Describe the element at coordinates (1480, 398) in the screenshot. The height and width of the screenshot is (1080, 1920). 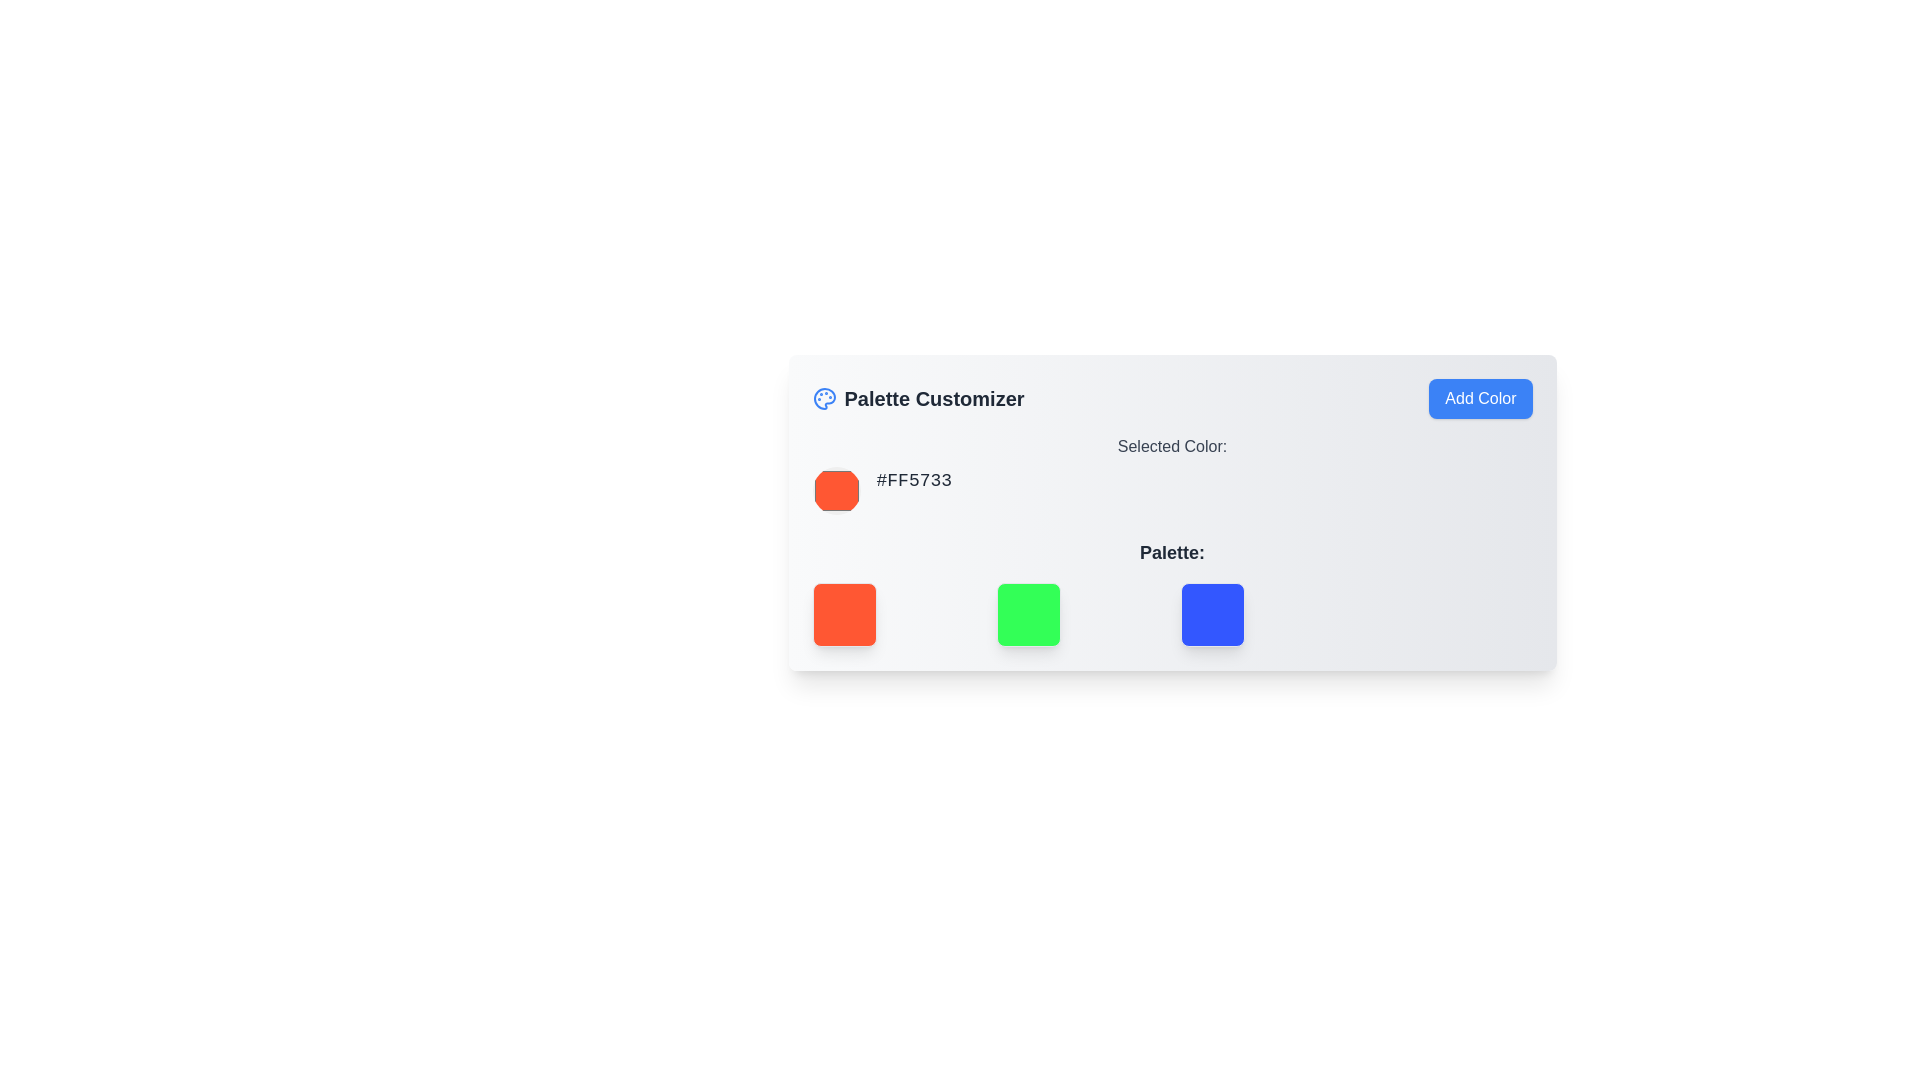
I see `the 'Add Color' button, which is a rectangular button with a blue background and white text located at the top-right corner of the 'Palette Customizer' section` at that location.